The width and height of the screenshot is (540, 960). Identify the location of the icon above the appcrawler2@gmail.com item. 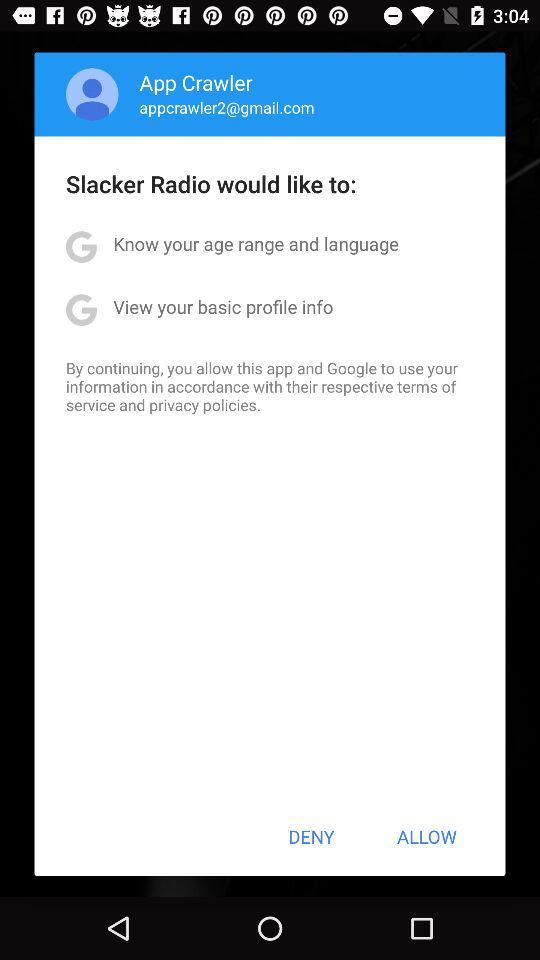
(196, 82).